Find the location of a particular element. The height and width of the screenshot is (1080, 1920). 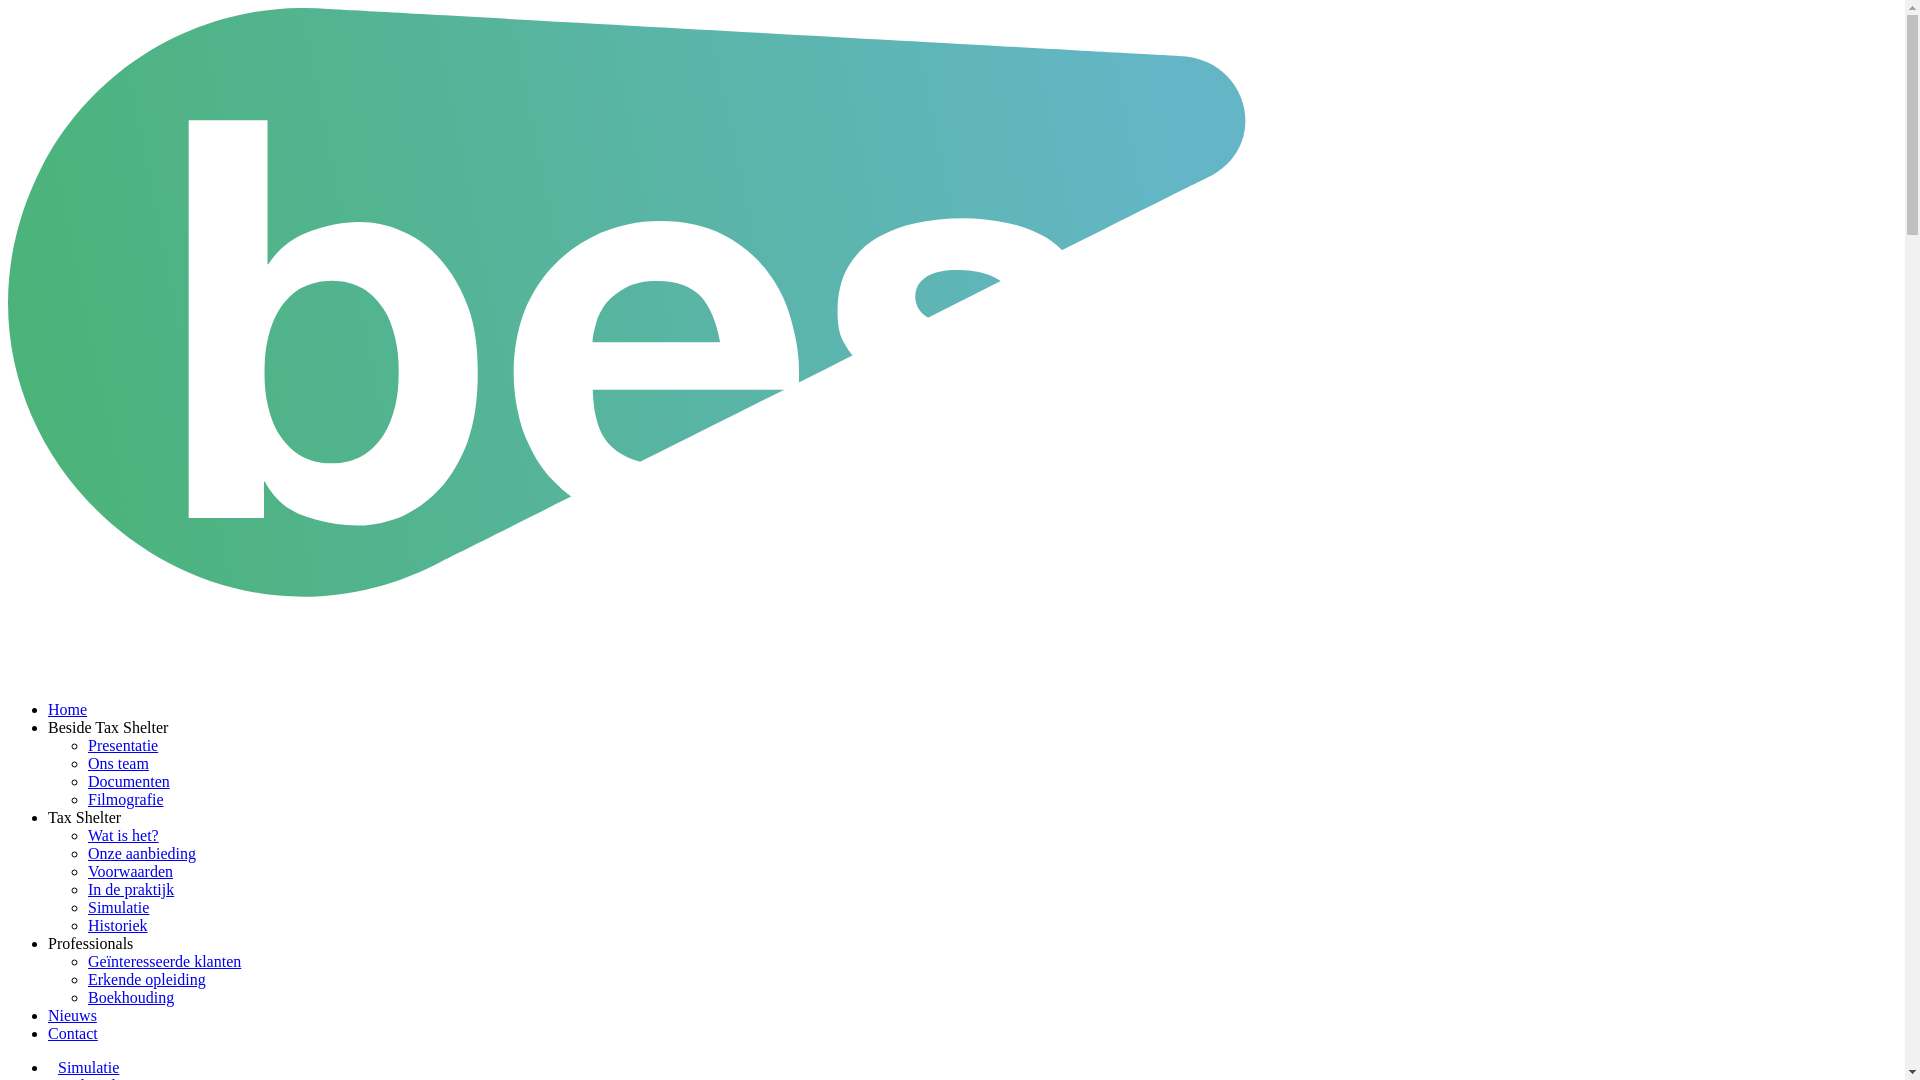

'Historiek' is located at coordinates (117, 925).